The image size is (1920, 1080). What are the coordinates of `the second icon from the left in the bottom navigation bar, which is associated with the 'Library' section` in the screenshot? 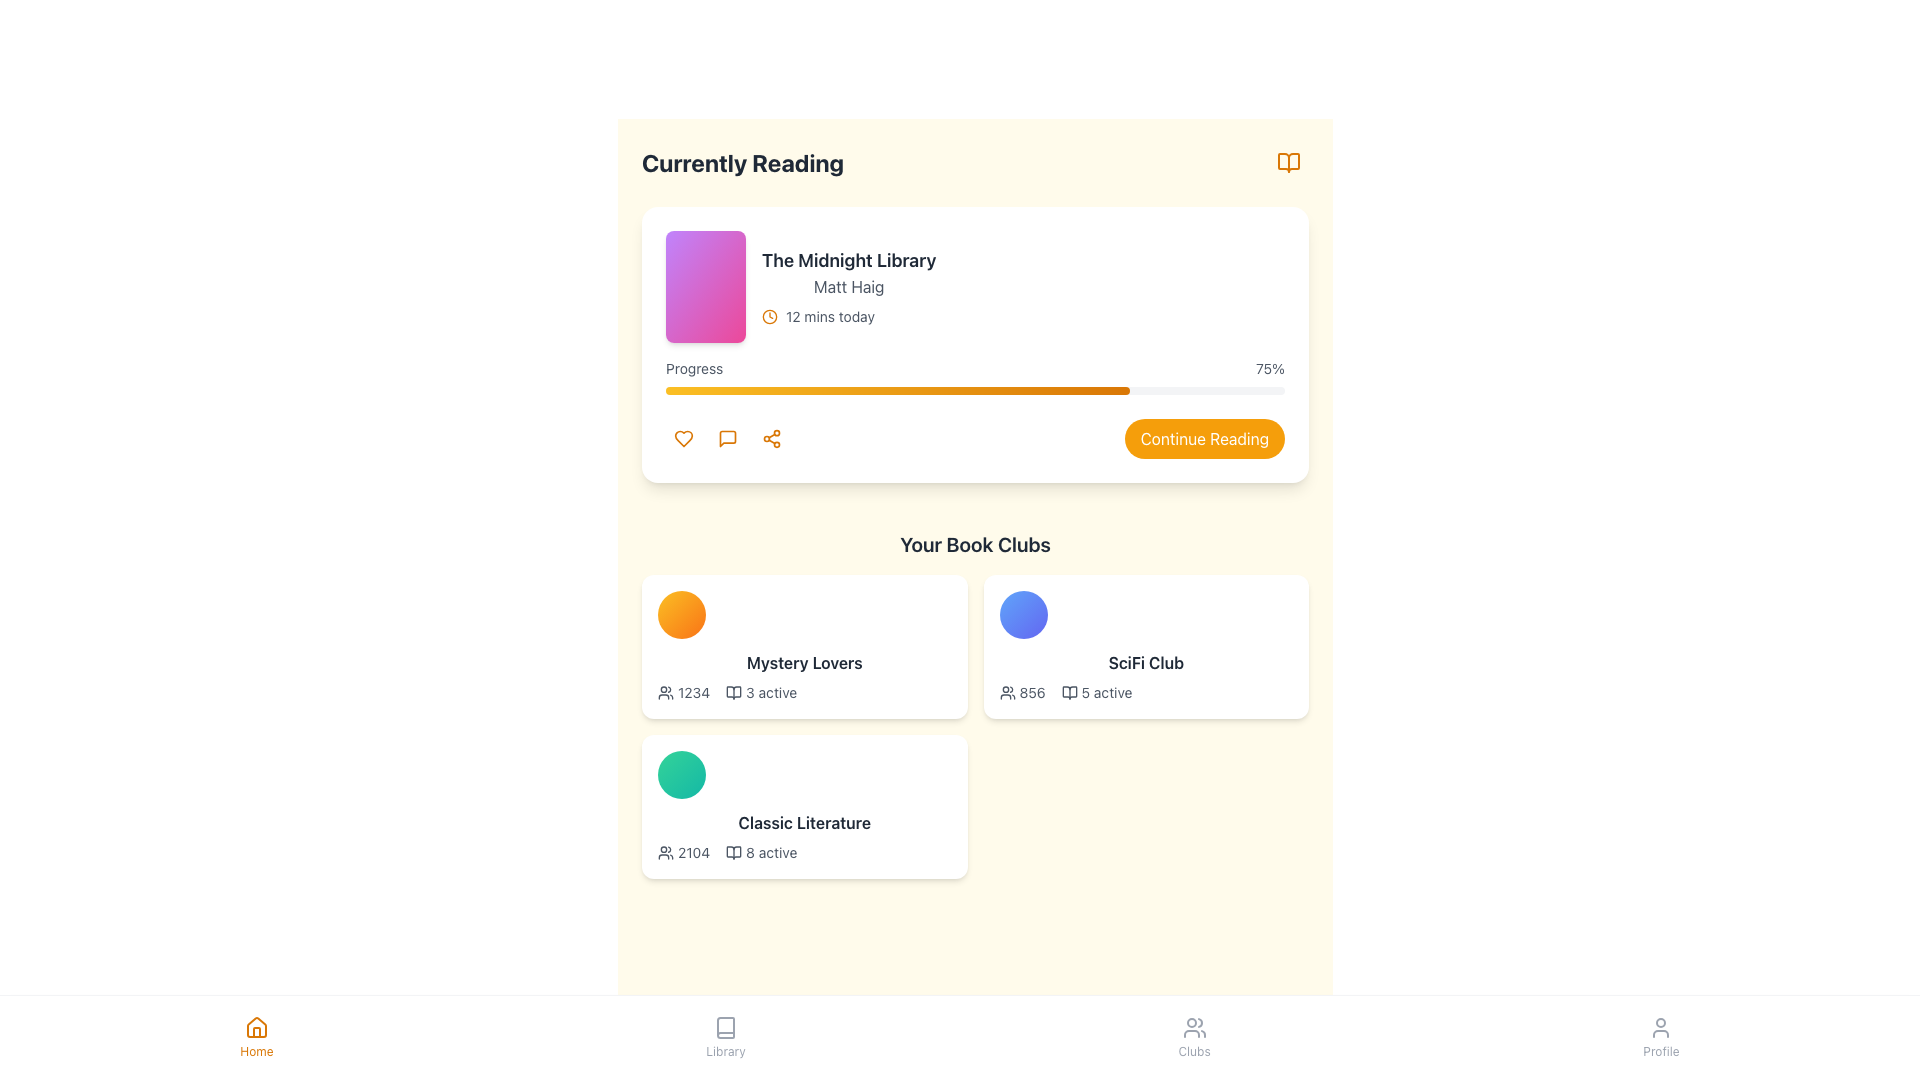 It's located at (724, 1028).